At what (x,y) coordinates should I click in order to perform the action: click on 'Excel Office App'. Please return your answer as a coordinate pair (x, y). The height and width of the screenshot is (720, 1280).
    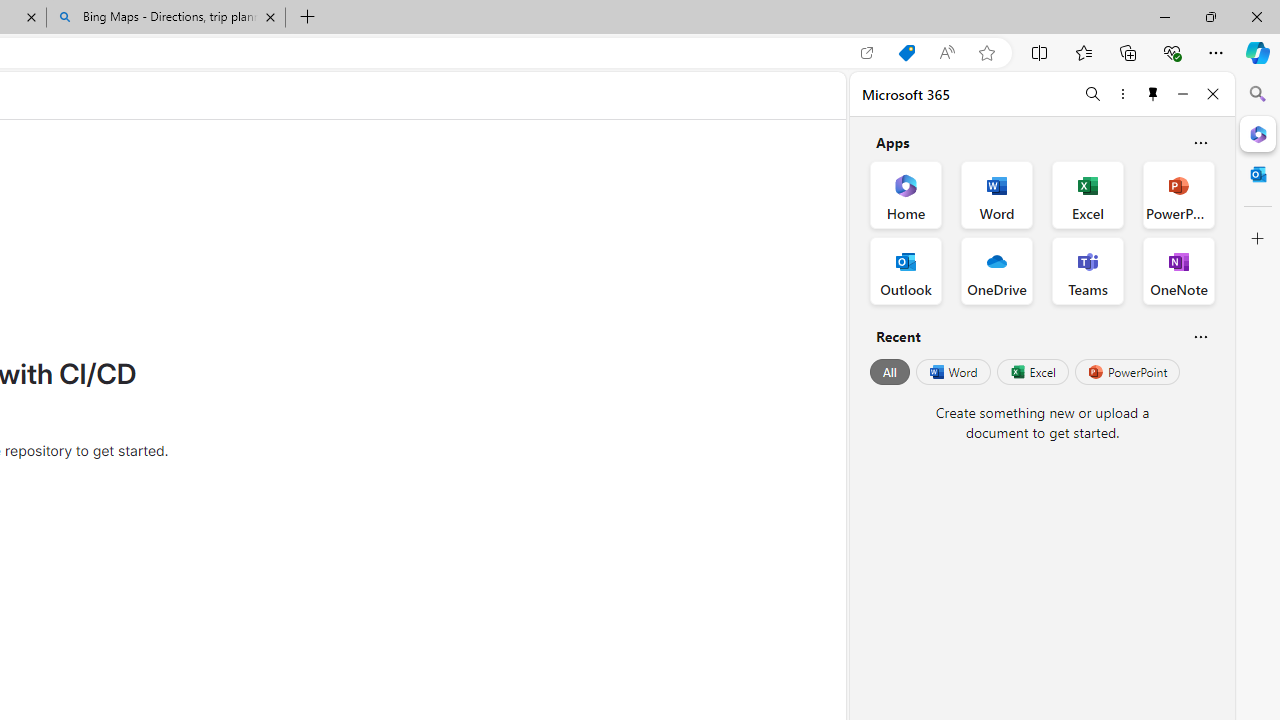
    Looking at the image, I should click on (1087, 195).